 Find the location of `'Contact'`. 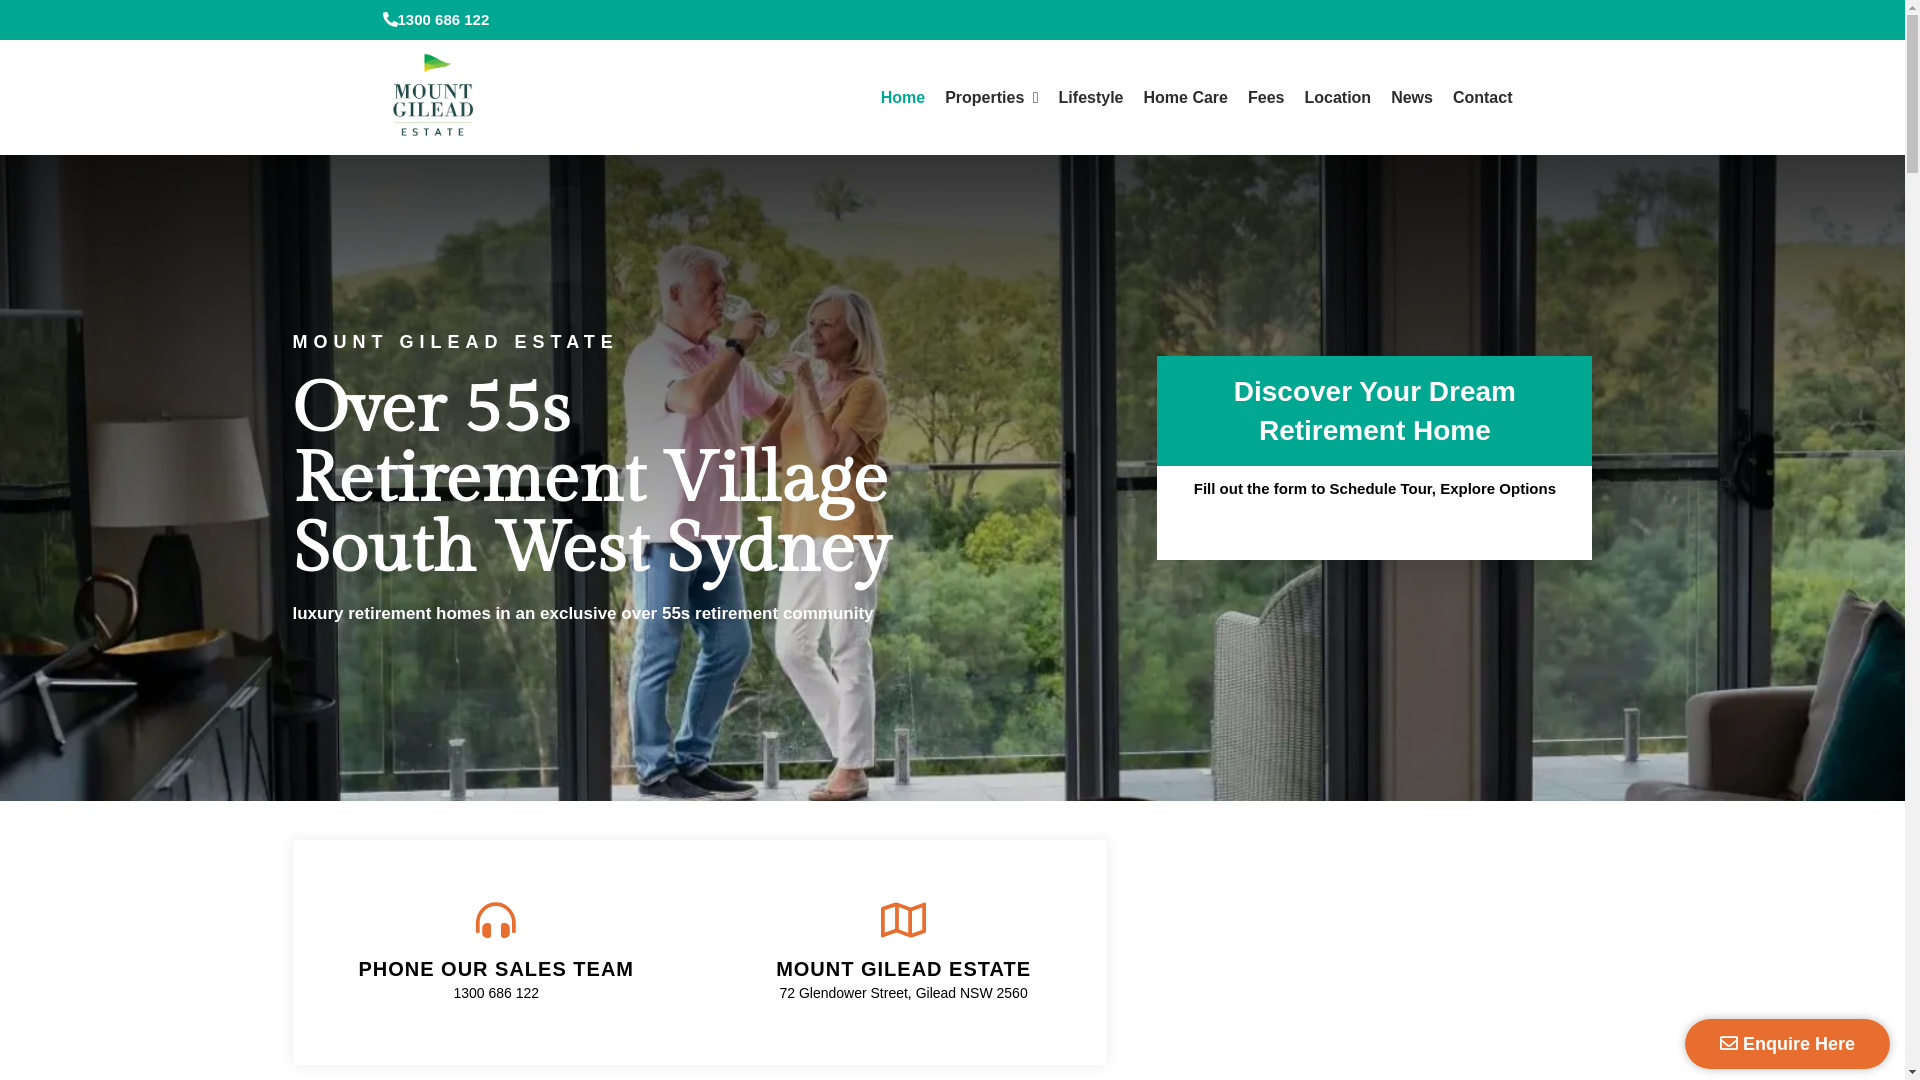

'Contact' is located at coordinates (1483, 97).